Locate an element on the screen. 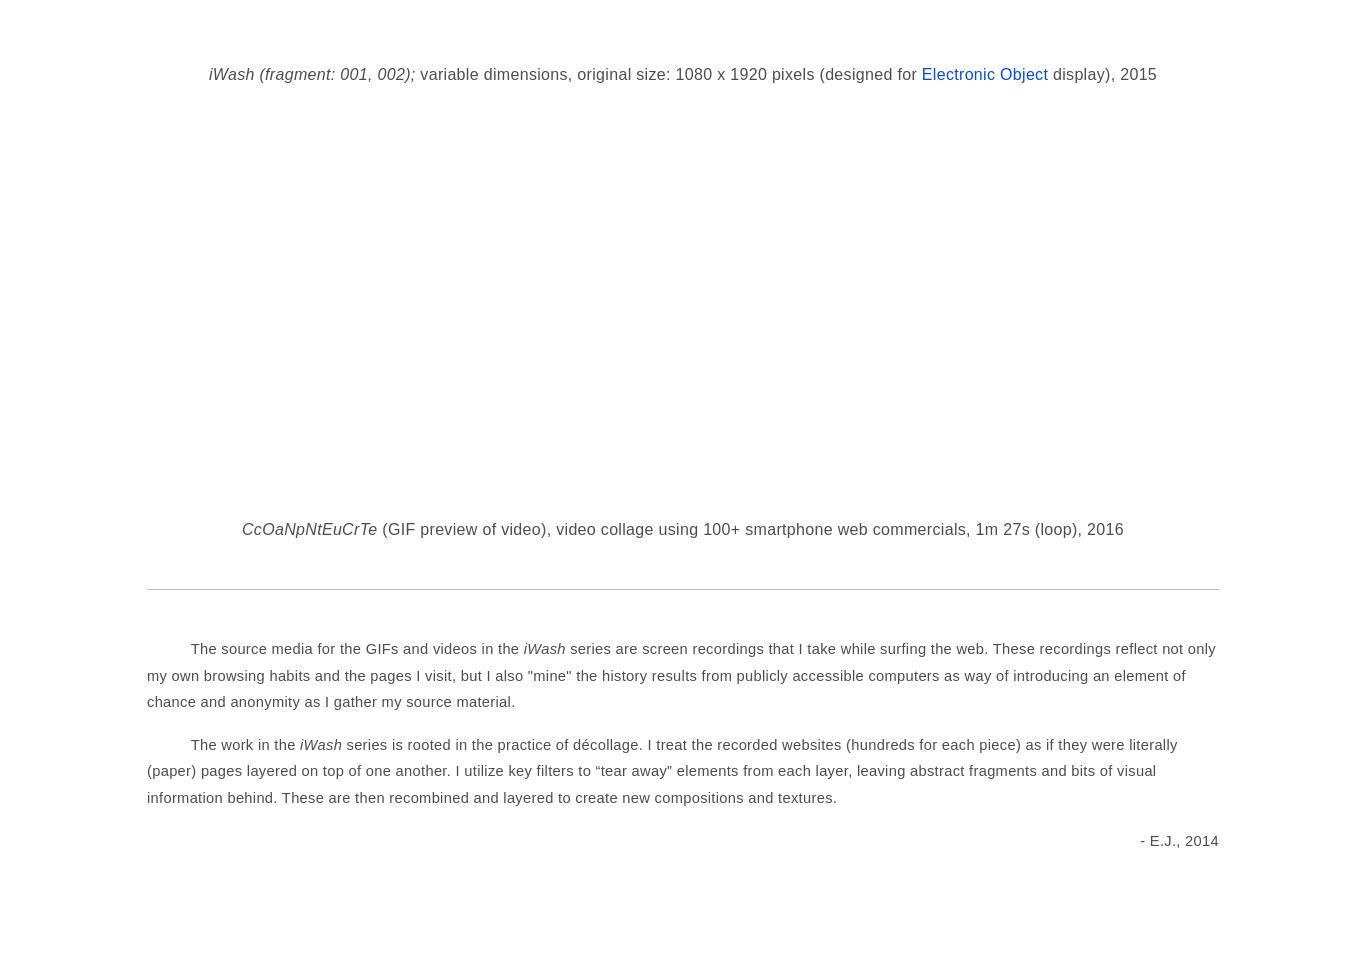 This screenshot has width=1366, height=973. ';' is located at coordinates (408, 72).